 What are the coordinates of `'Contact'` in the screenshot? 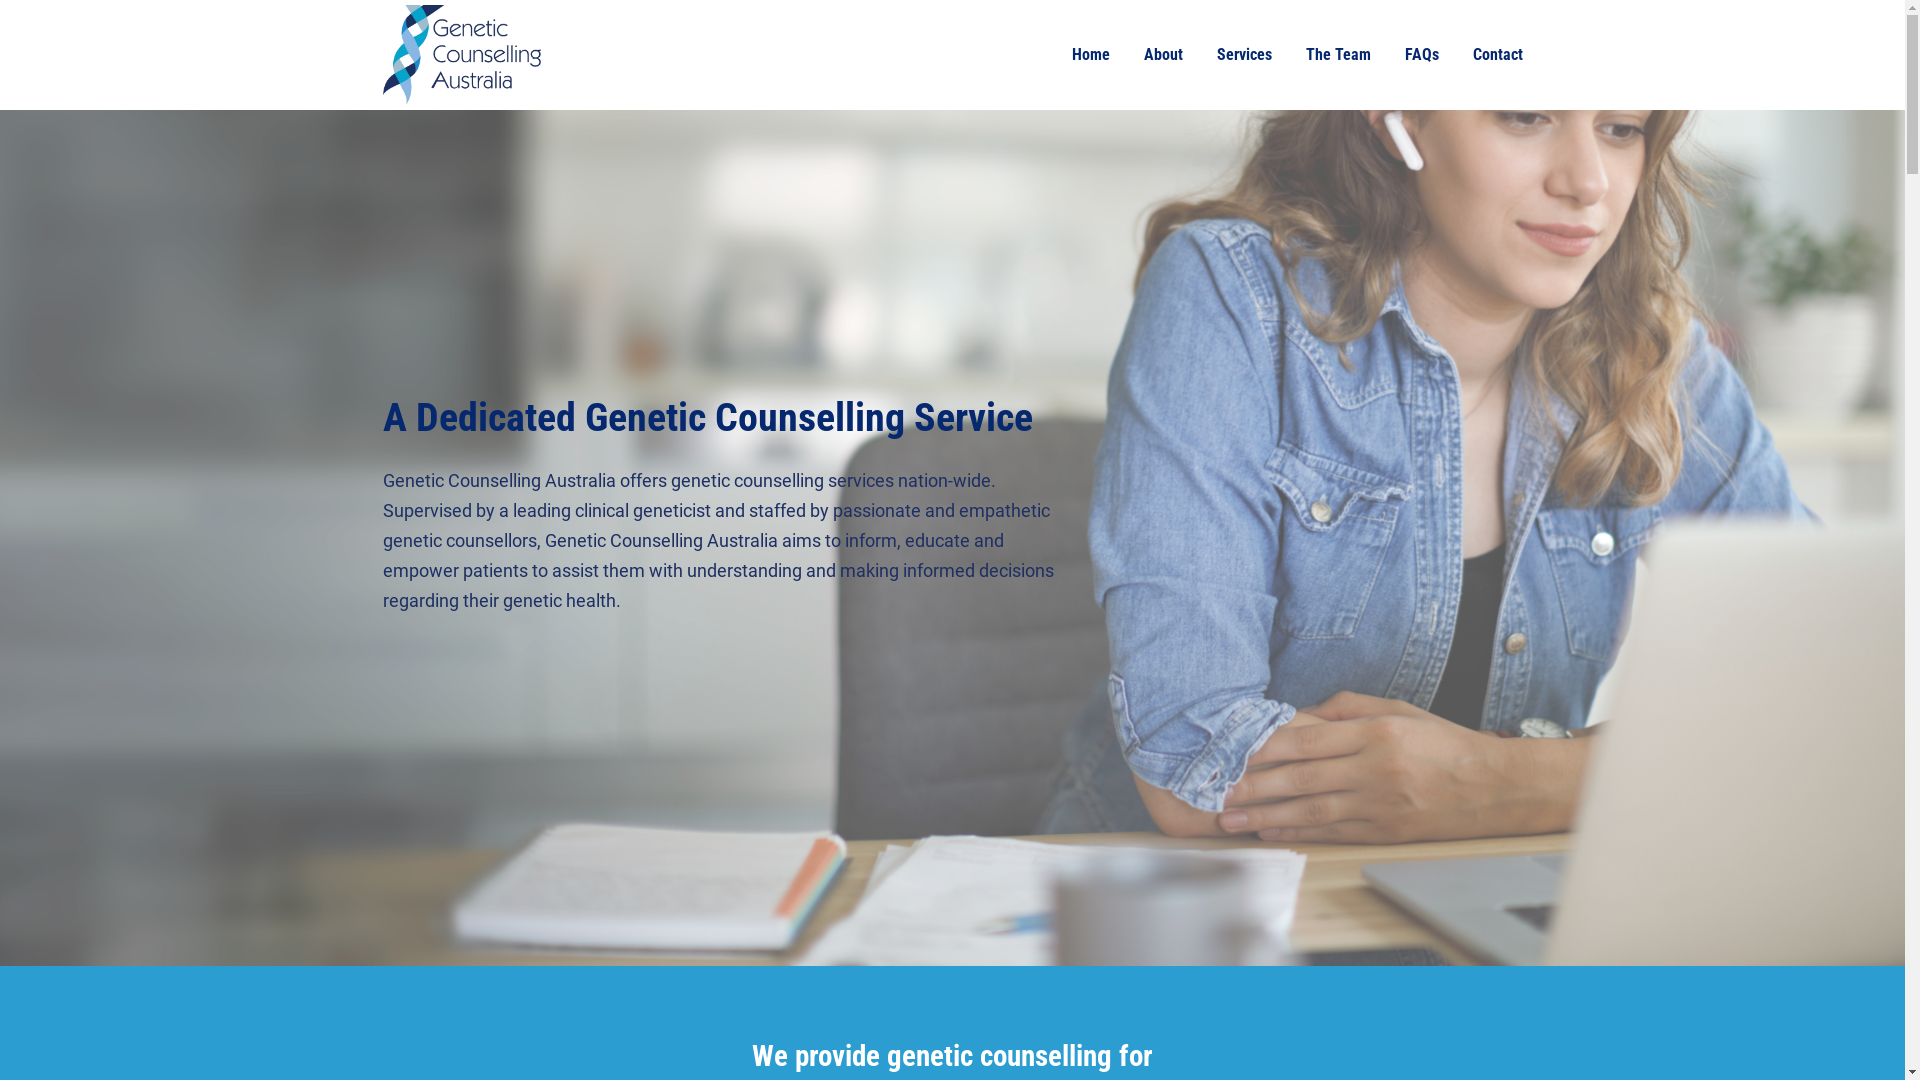 It's located at (1497, 53).